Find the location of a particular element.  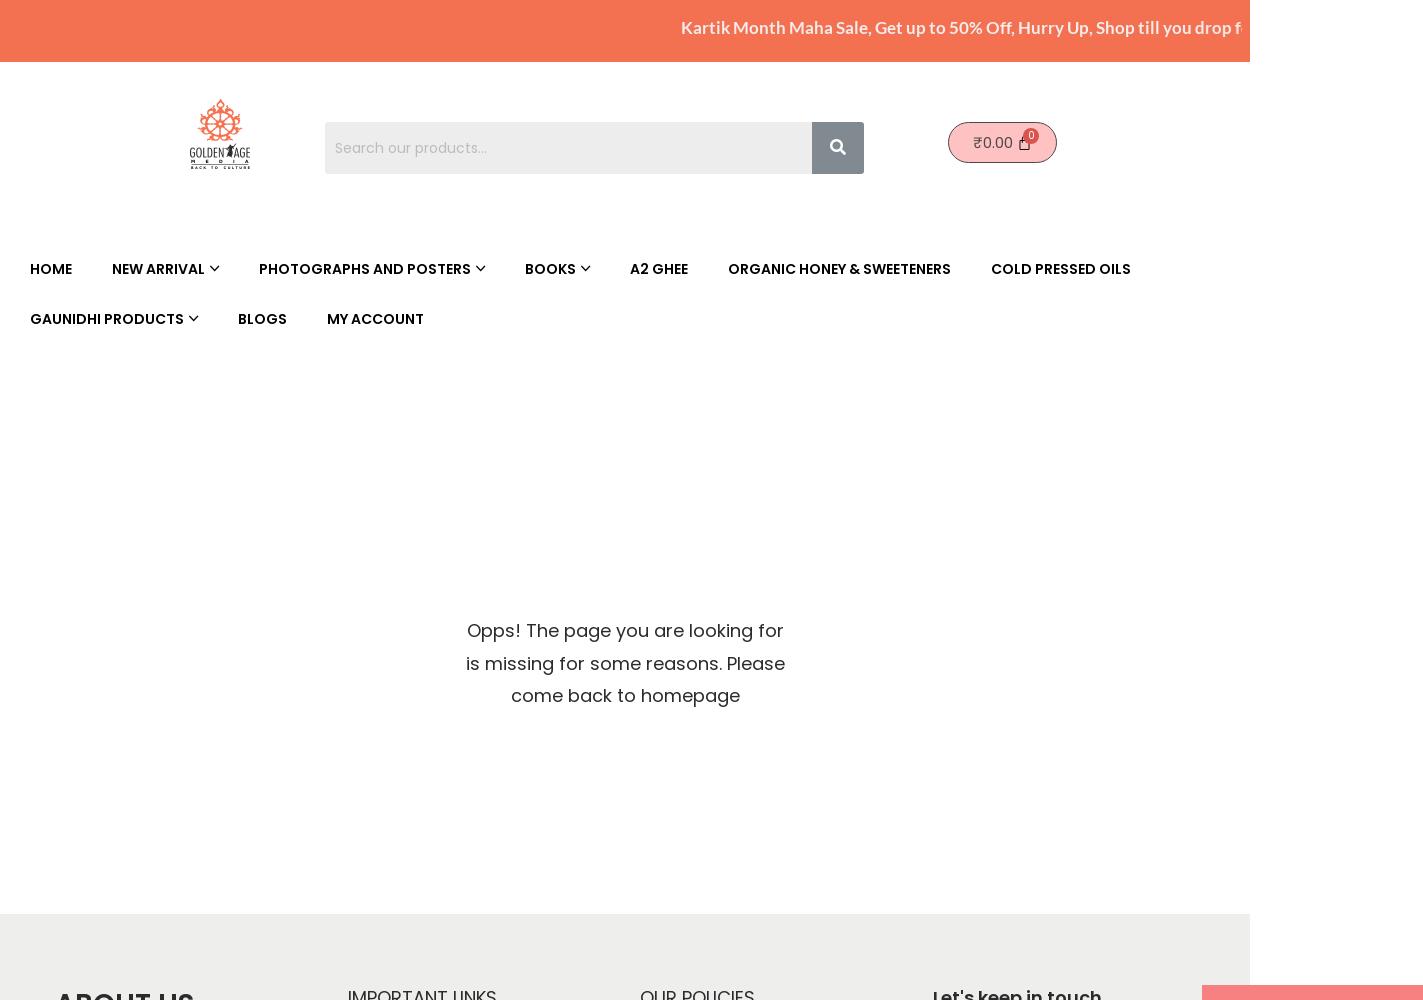

'Canvas Prints' is located at coordinates (306, 321).